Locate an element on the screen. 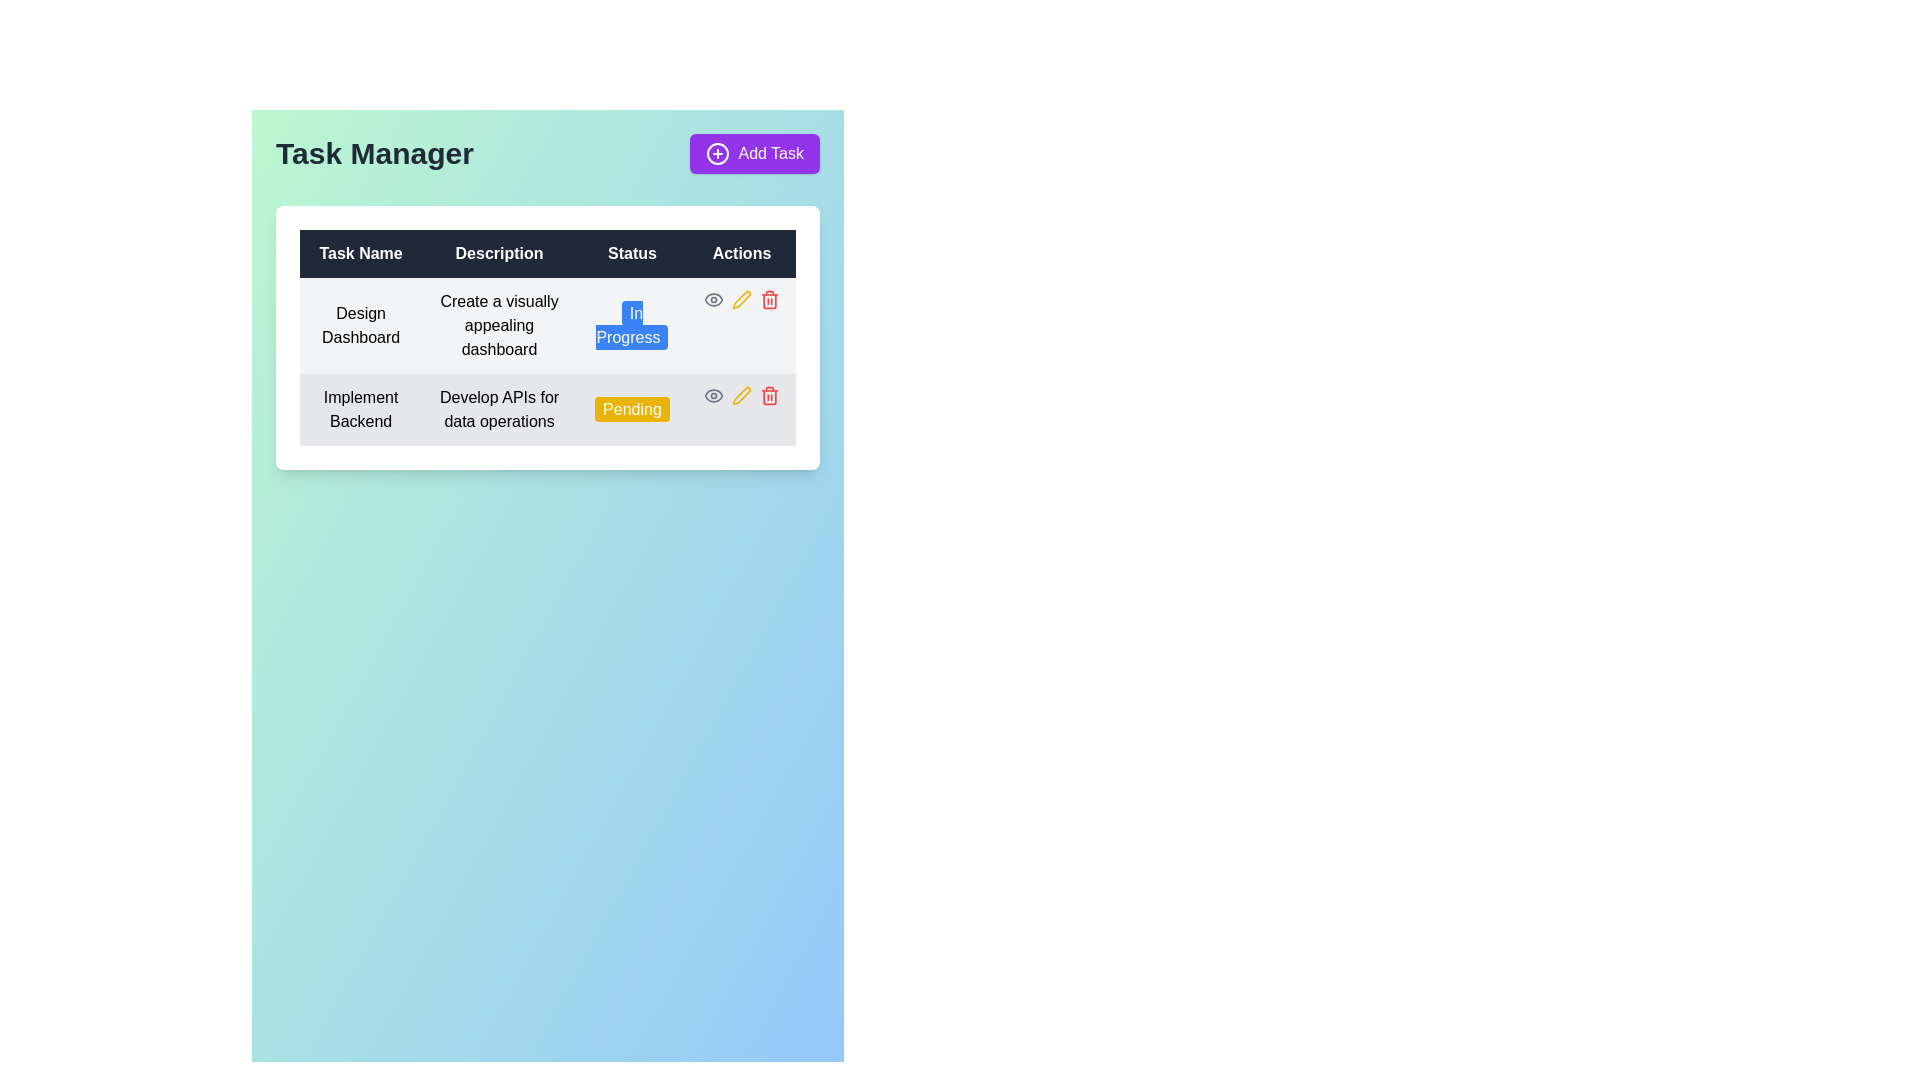 Image resolution: width=1920 pixels, height=1080 pixels. the status of the status badge with the text 'In Progress', which is styled with a blue background and white text, located in the third column of the first row of the table under the 'Task Manager' header is located at coordinates (631, 325).